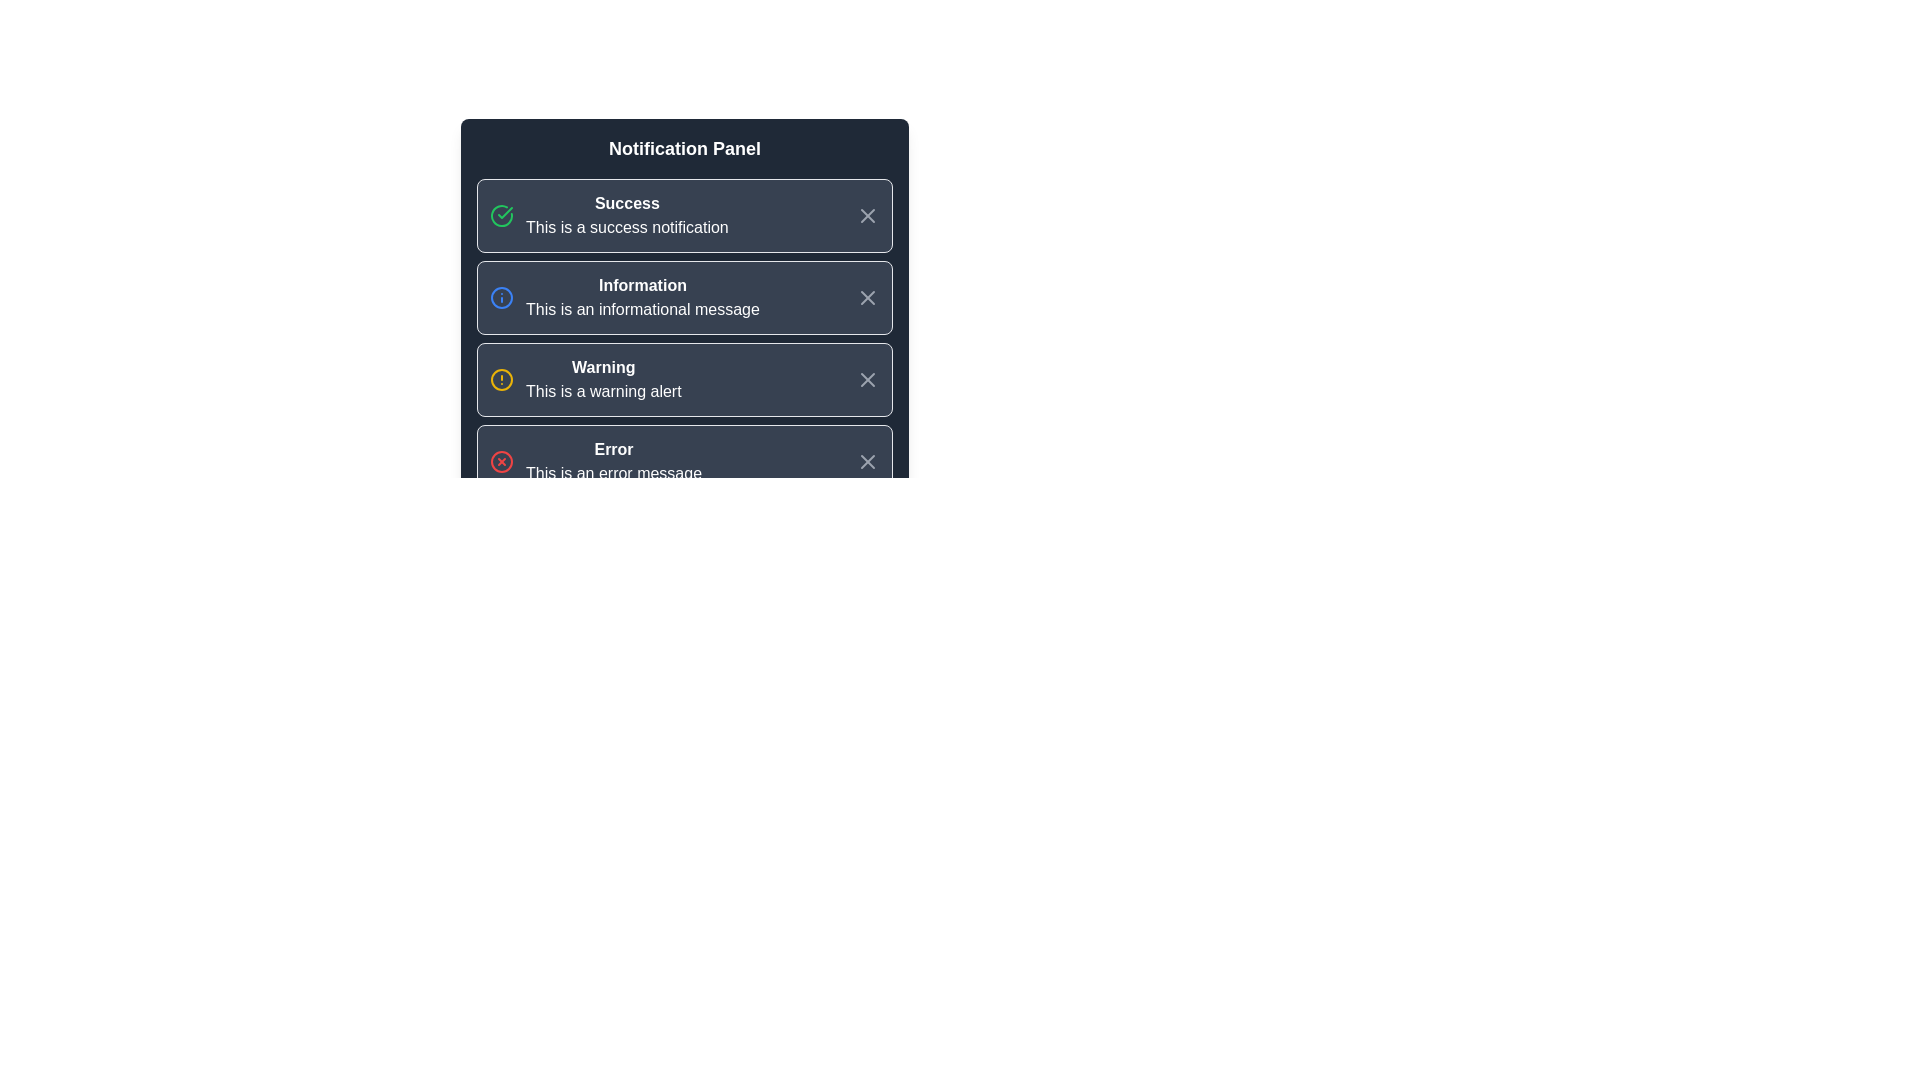 The height and width of the screenshot is (1080, 1920). What do you see at coordinates (602, 367) in the screenshot?
I see `bold text label 'Warning' located centrally within the notification card in the Notification Panel to understand the notification type` at bounding box center [602, 367].